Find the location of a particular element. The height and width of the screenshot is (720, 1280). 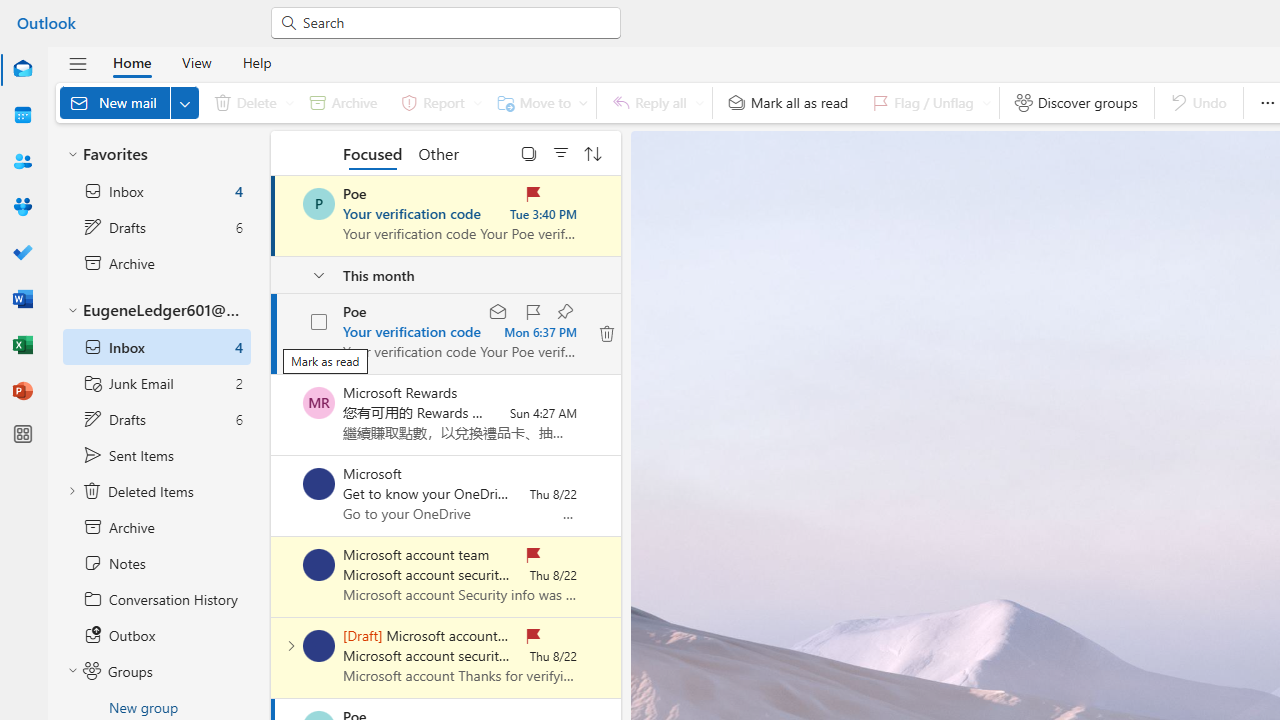

'Focused' is located at coordinates (373, 152).